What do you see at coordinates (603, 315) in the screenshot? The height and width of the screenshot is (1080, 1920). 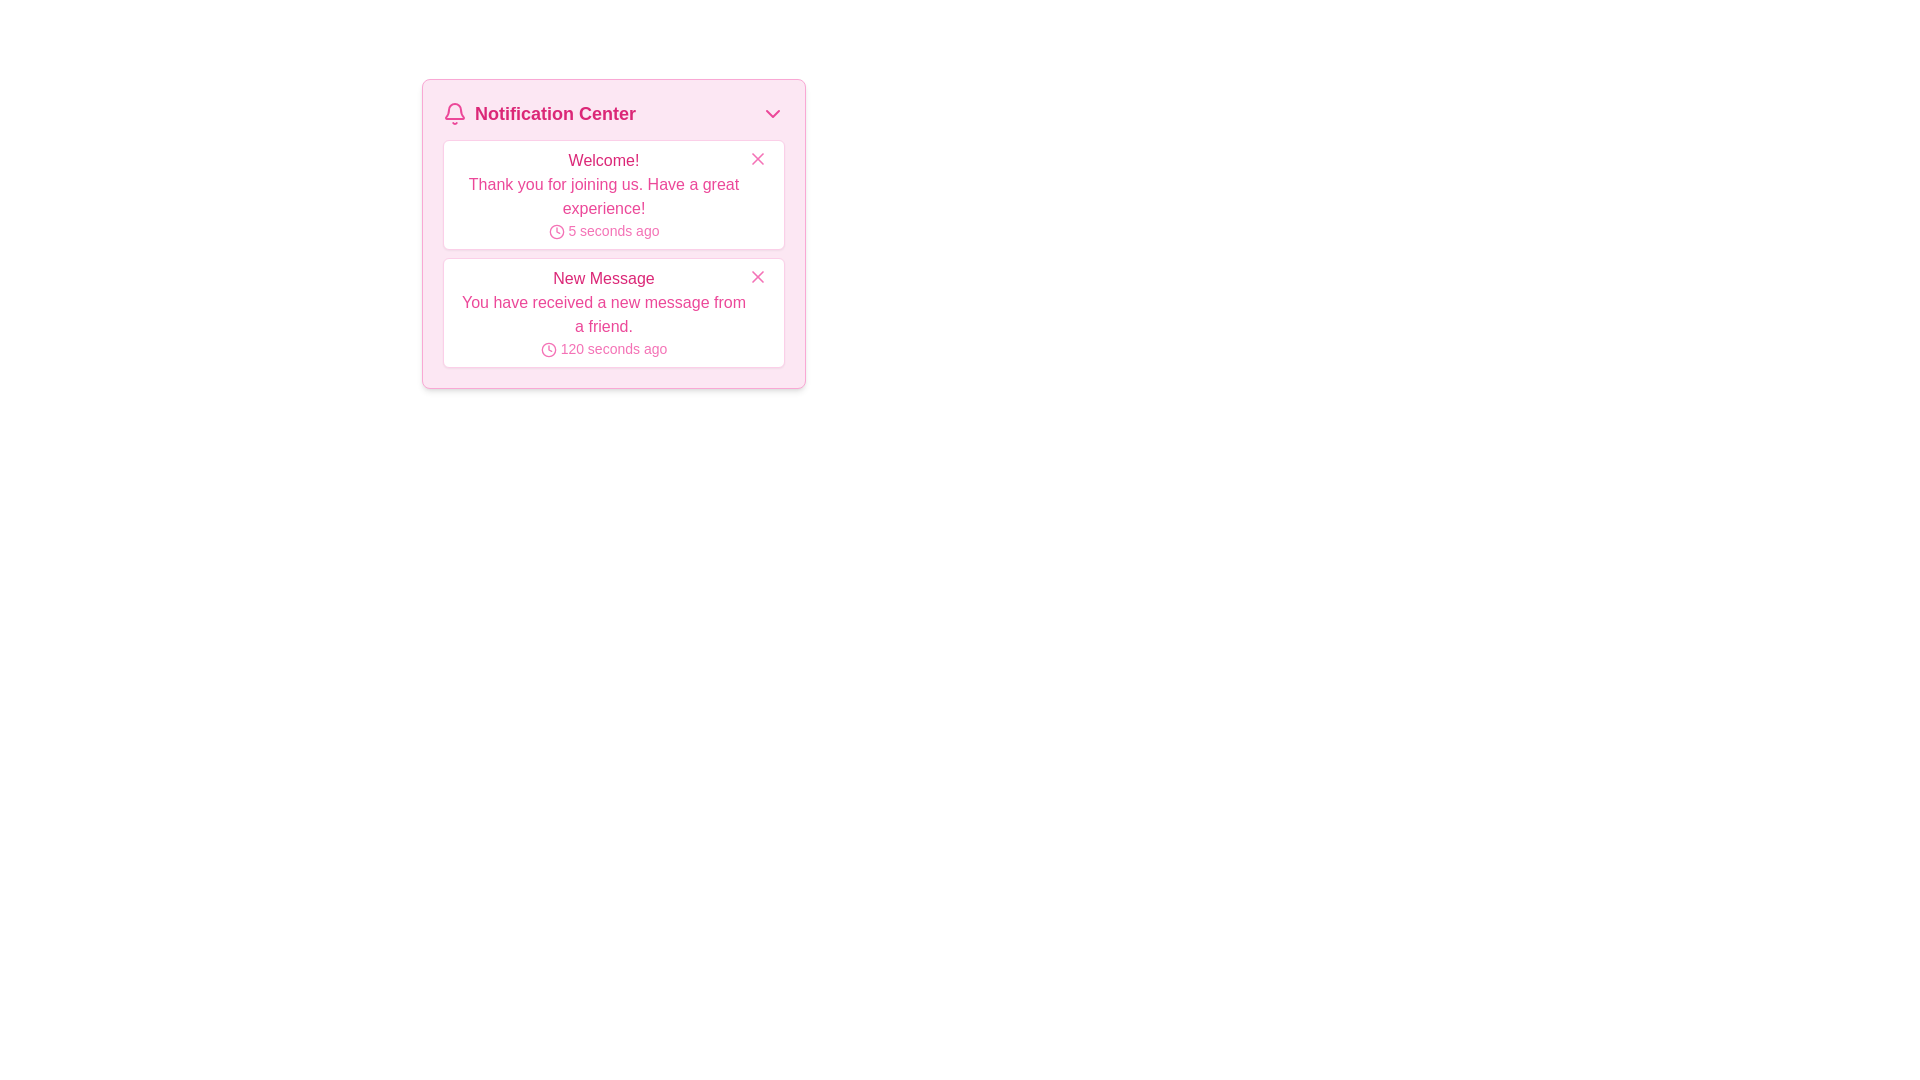 I see `text notification labeled 'You have received a new message from a friend.' which is styled in a pink color scheme and is located below the title 'New Message'` at bounding box center [603, 315].